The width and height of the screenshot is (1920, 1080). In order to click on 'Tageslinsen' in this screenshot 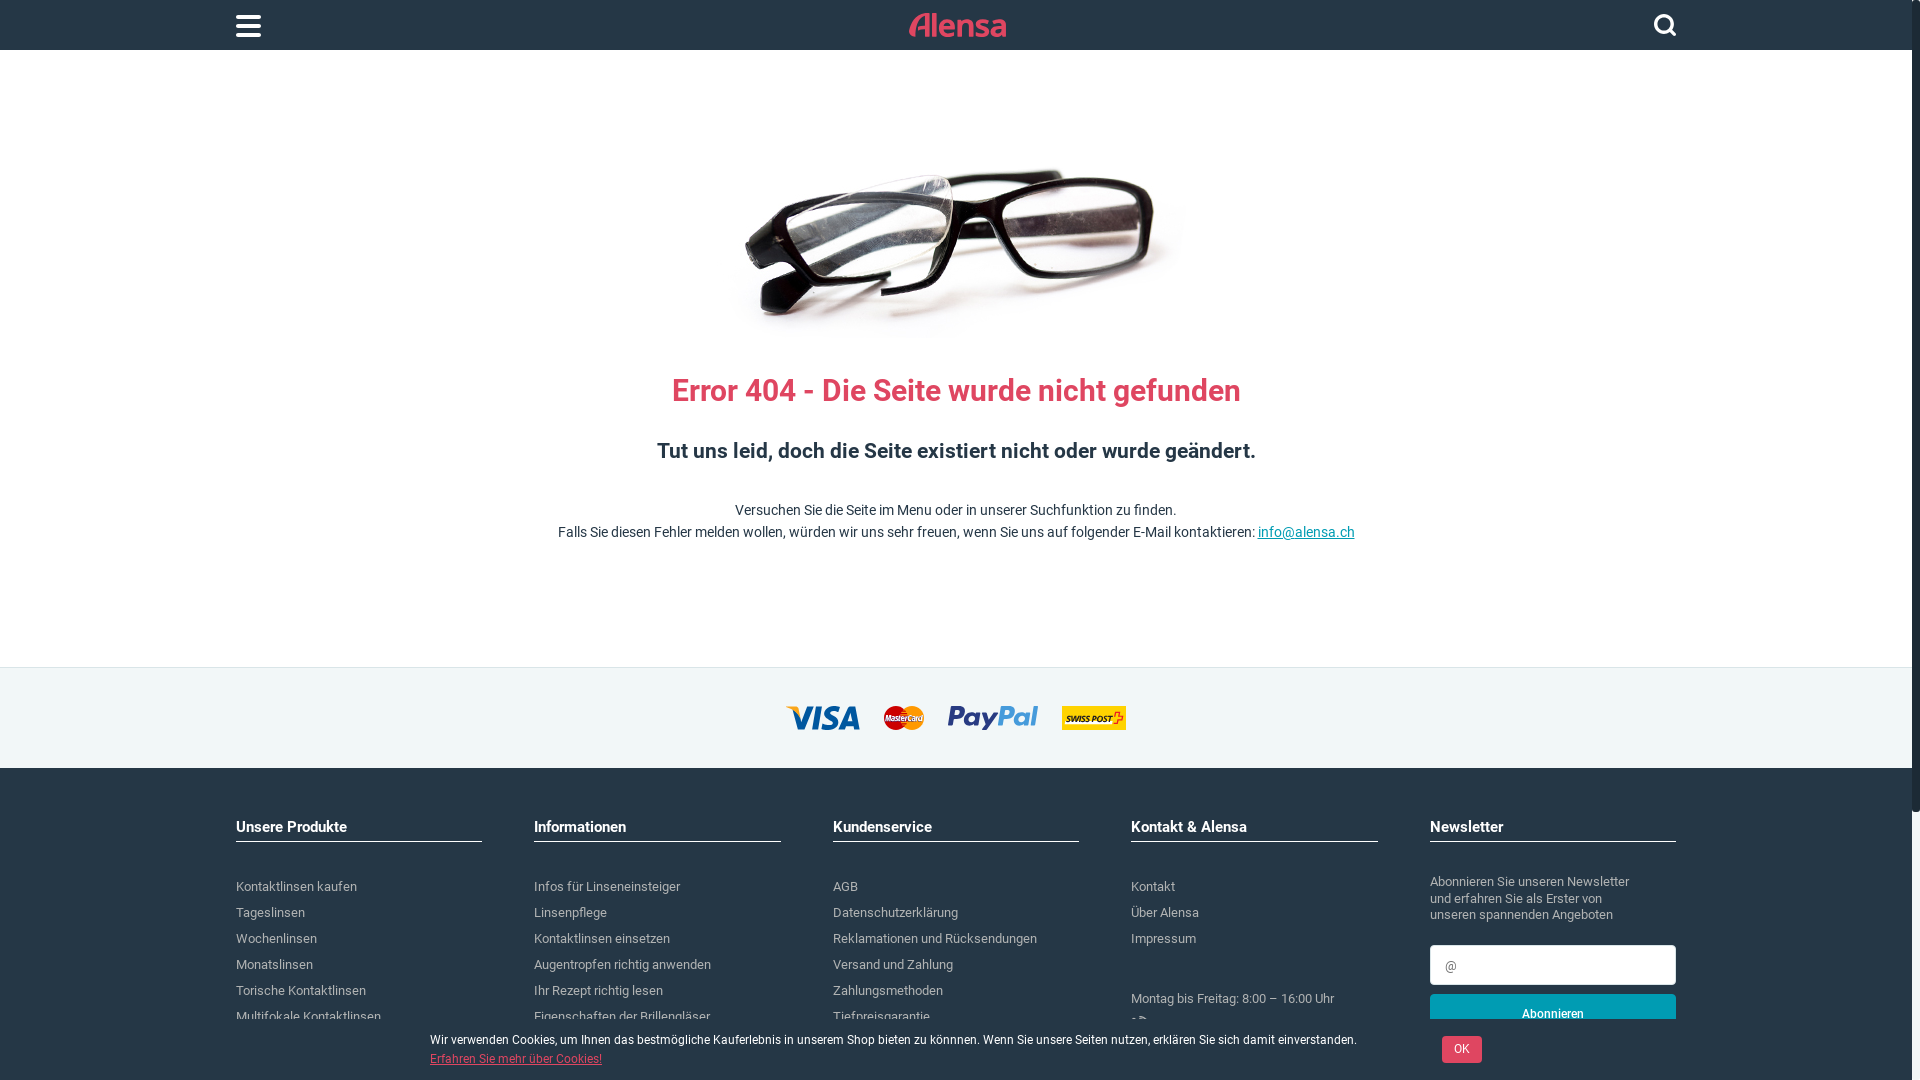, I will do `click(269, 912)`.